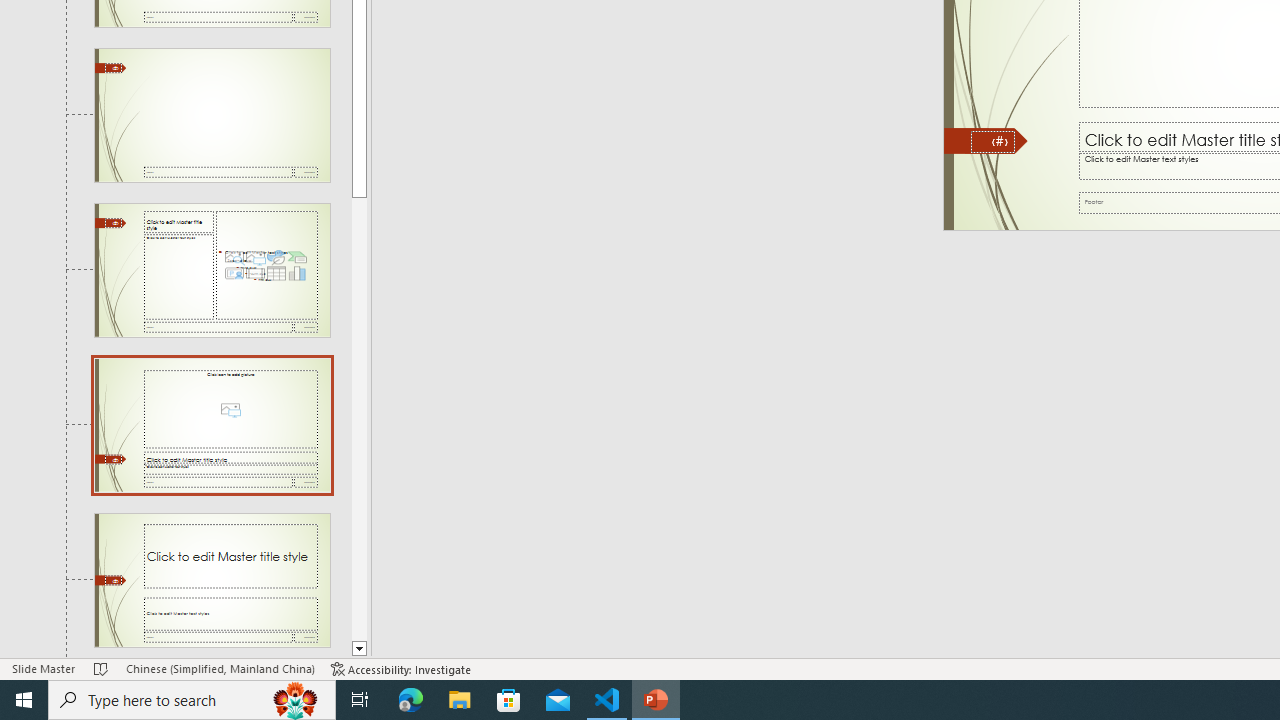  What do you see at coordinates (986, 140) in the screenshot?
I see `'Freeform 11'` at bounding box center [986, 140].